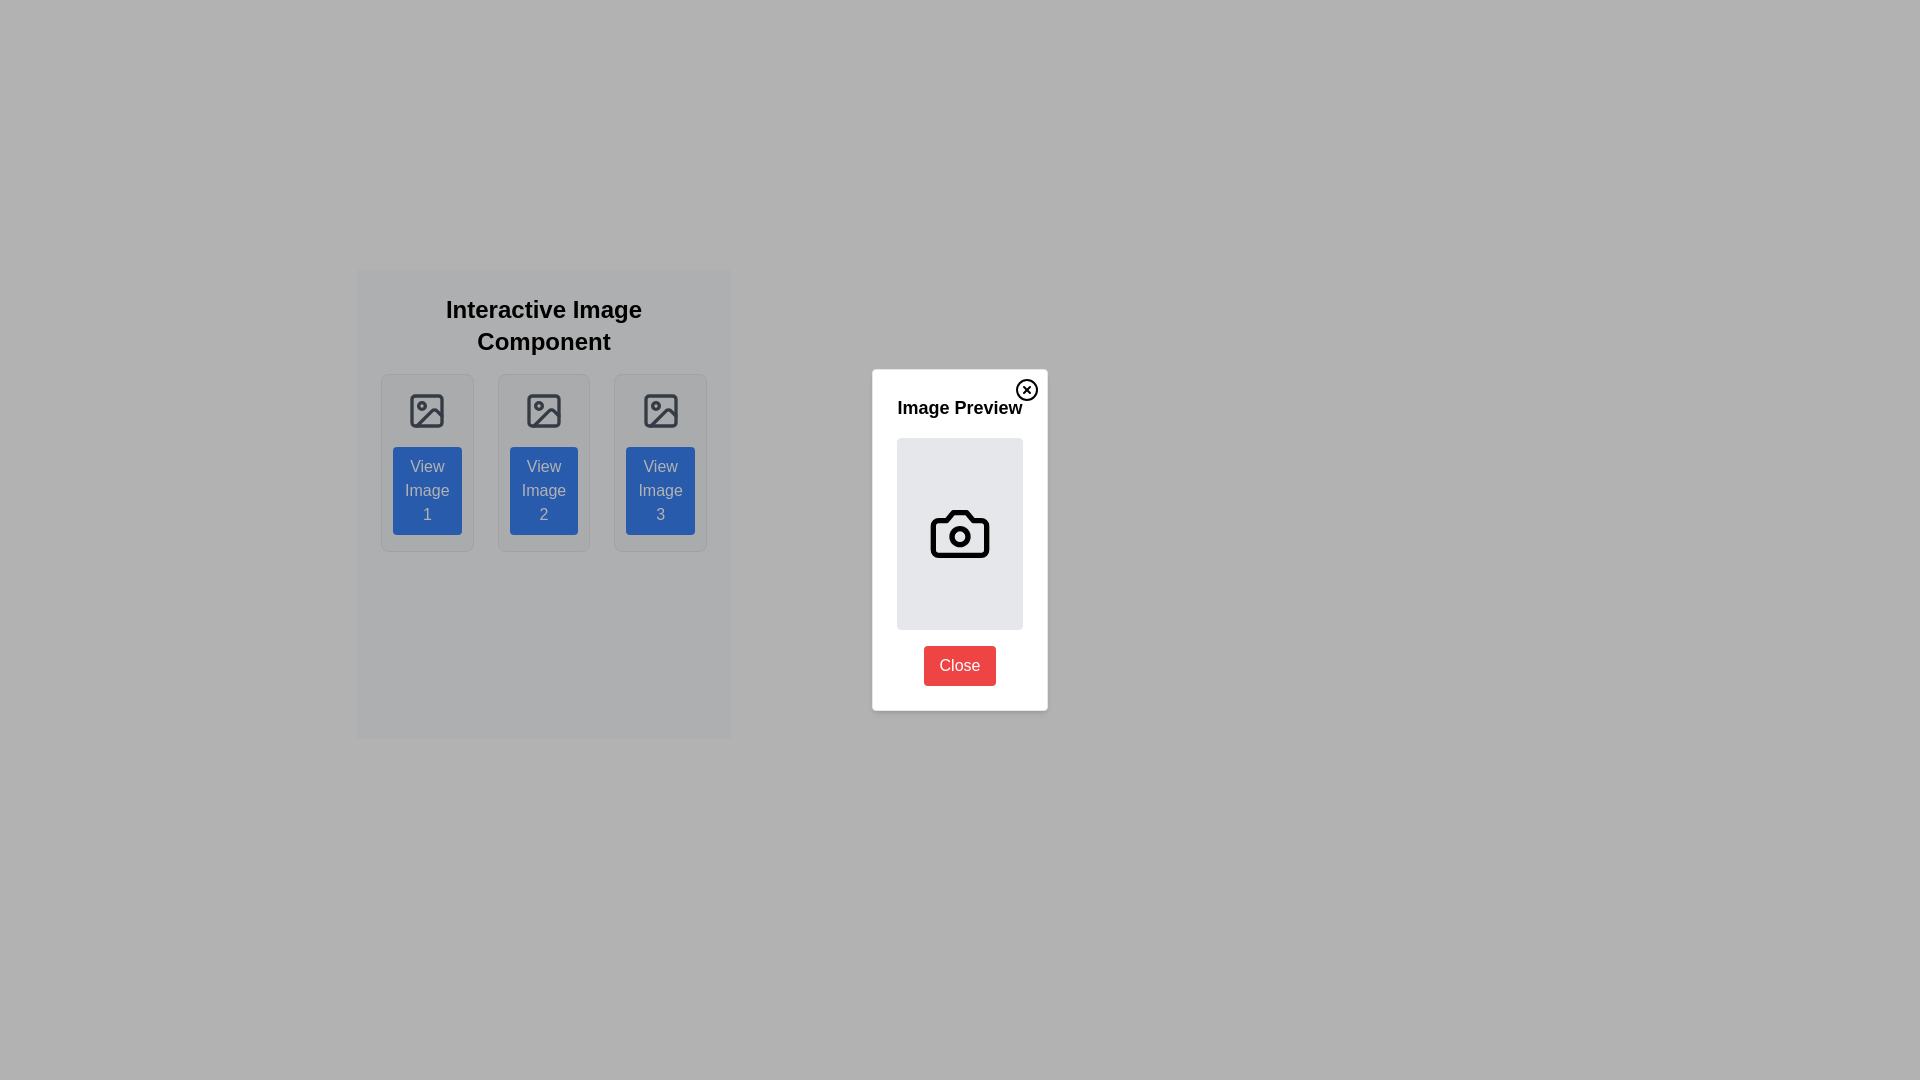 The image size is (1920, 1080). Describe the element at coordinates (960, 532) in the screenshot. I see `the graphical icon representing the camera body within the camera icon, located in the modal panel labeled 'Image Preview'` at that location.